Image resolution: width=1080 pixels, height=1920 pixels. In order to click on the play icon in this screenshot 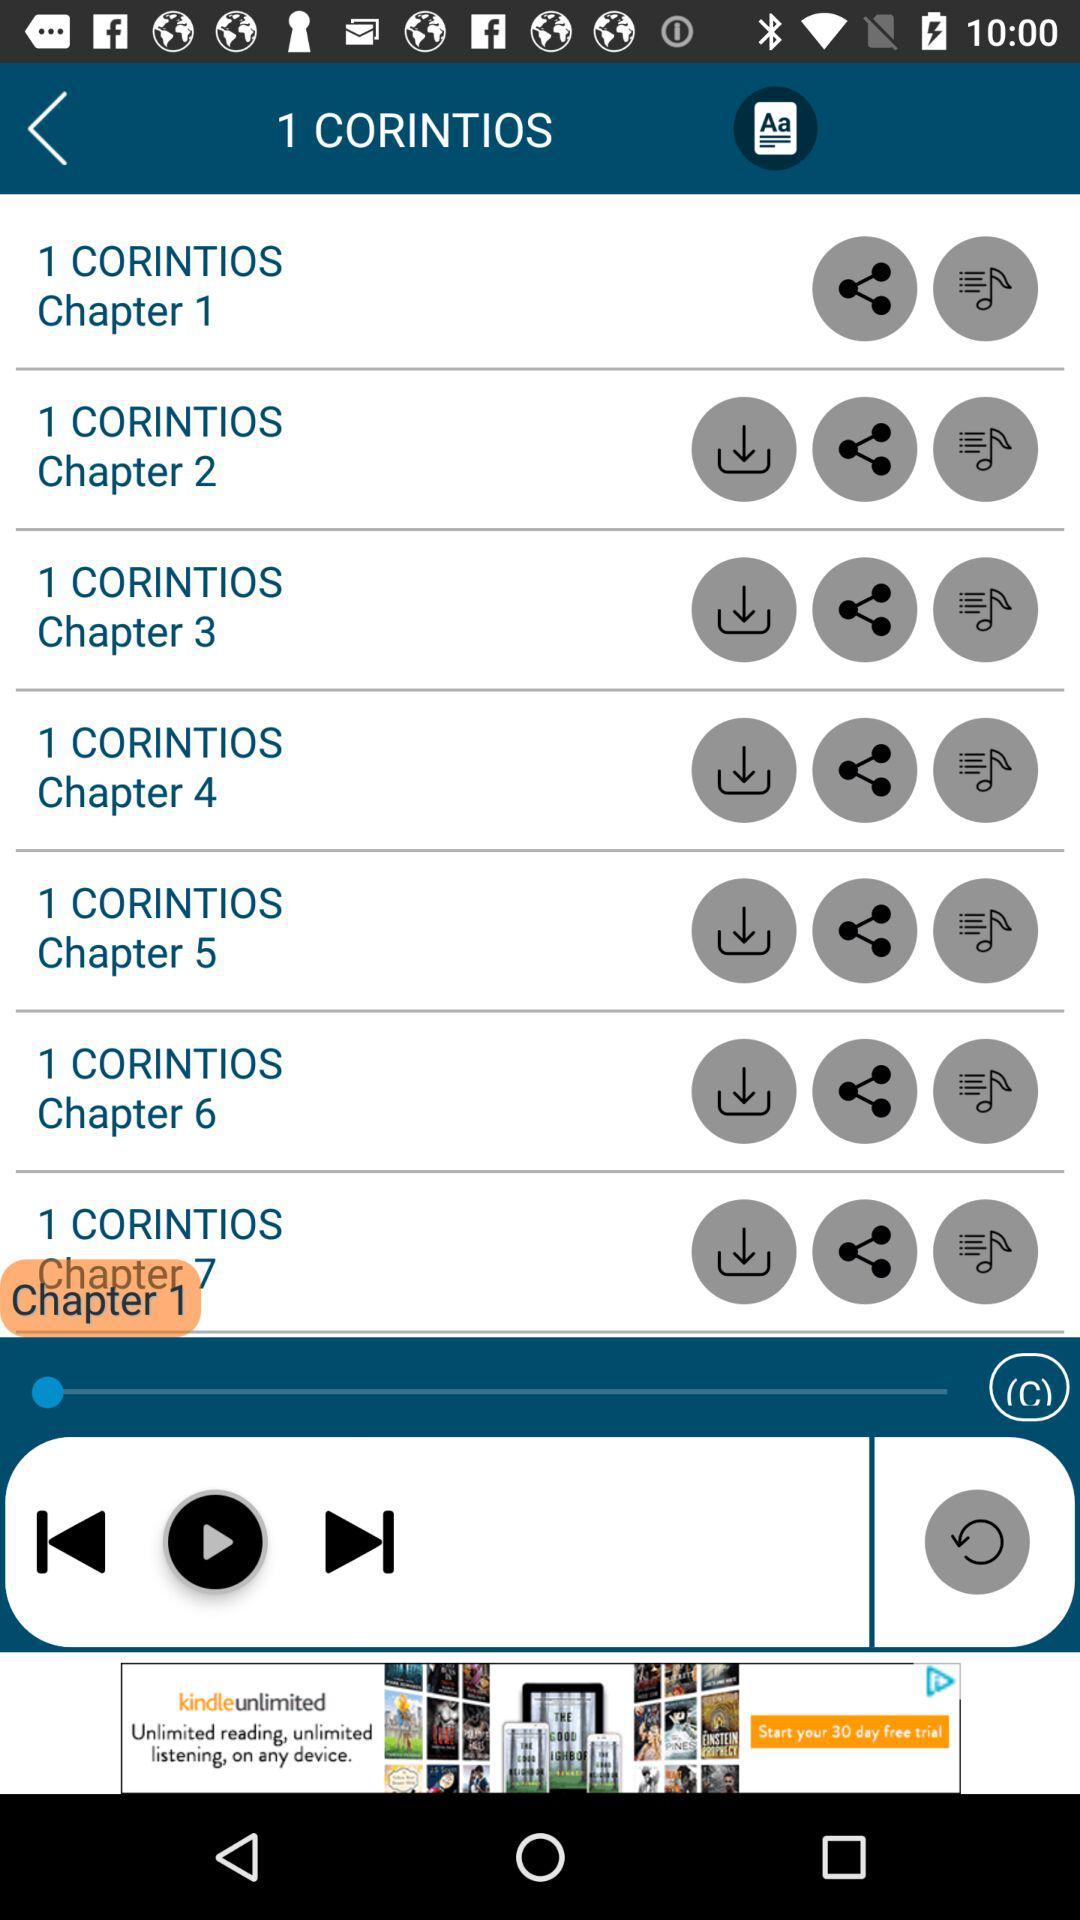, I will do `click(215, 1540)`.